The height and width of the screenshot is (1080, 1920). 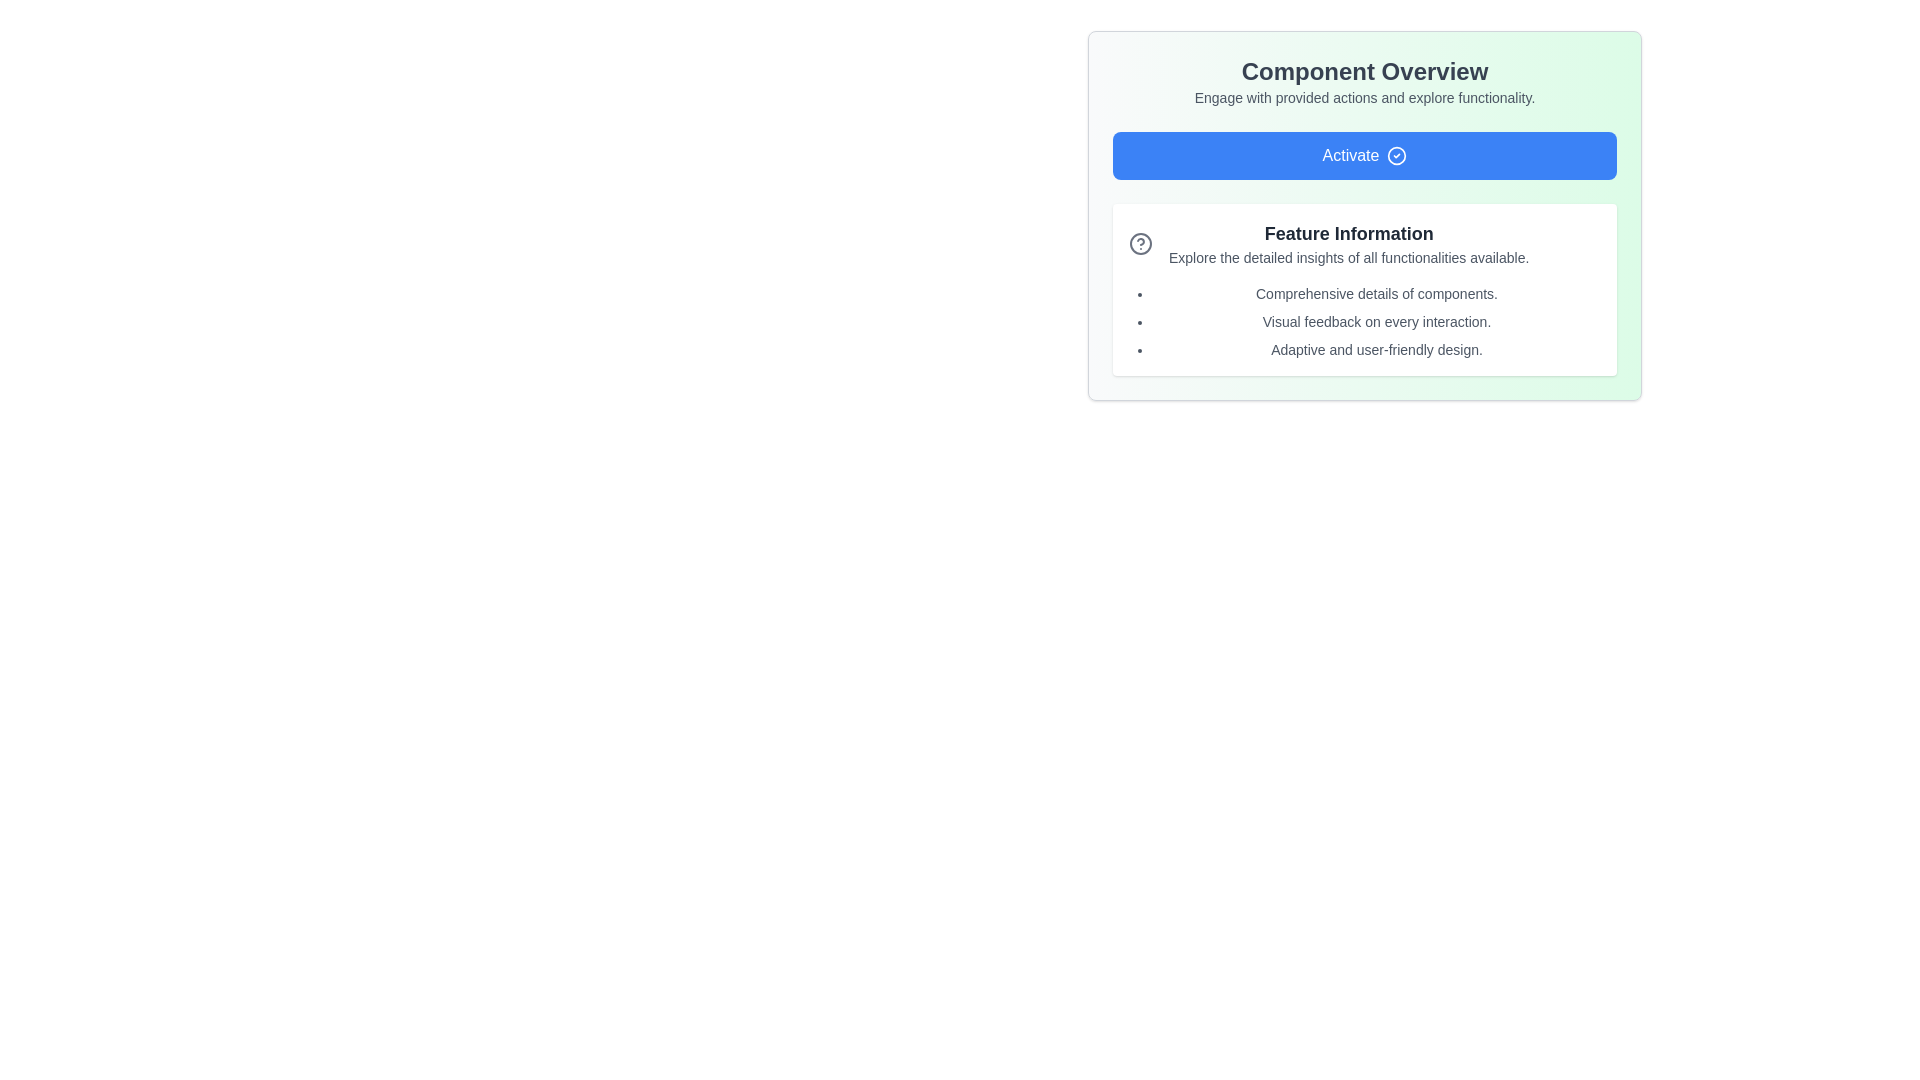 What do you see at coordinates (1363, 289) in the screenshot?
I see `informative text block titled 'Feature Information' which contains detailed features listed in bullet points` at bounding box center [1363, 289].